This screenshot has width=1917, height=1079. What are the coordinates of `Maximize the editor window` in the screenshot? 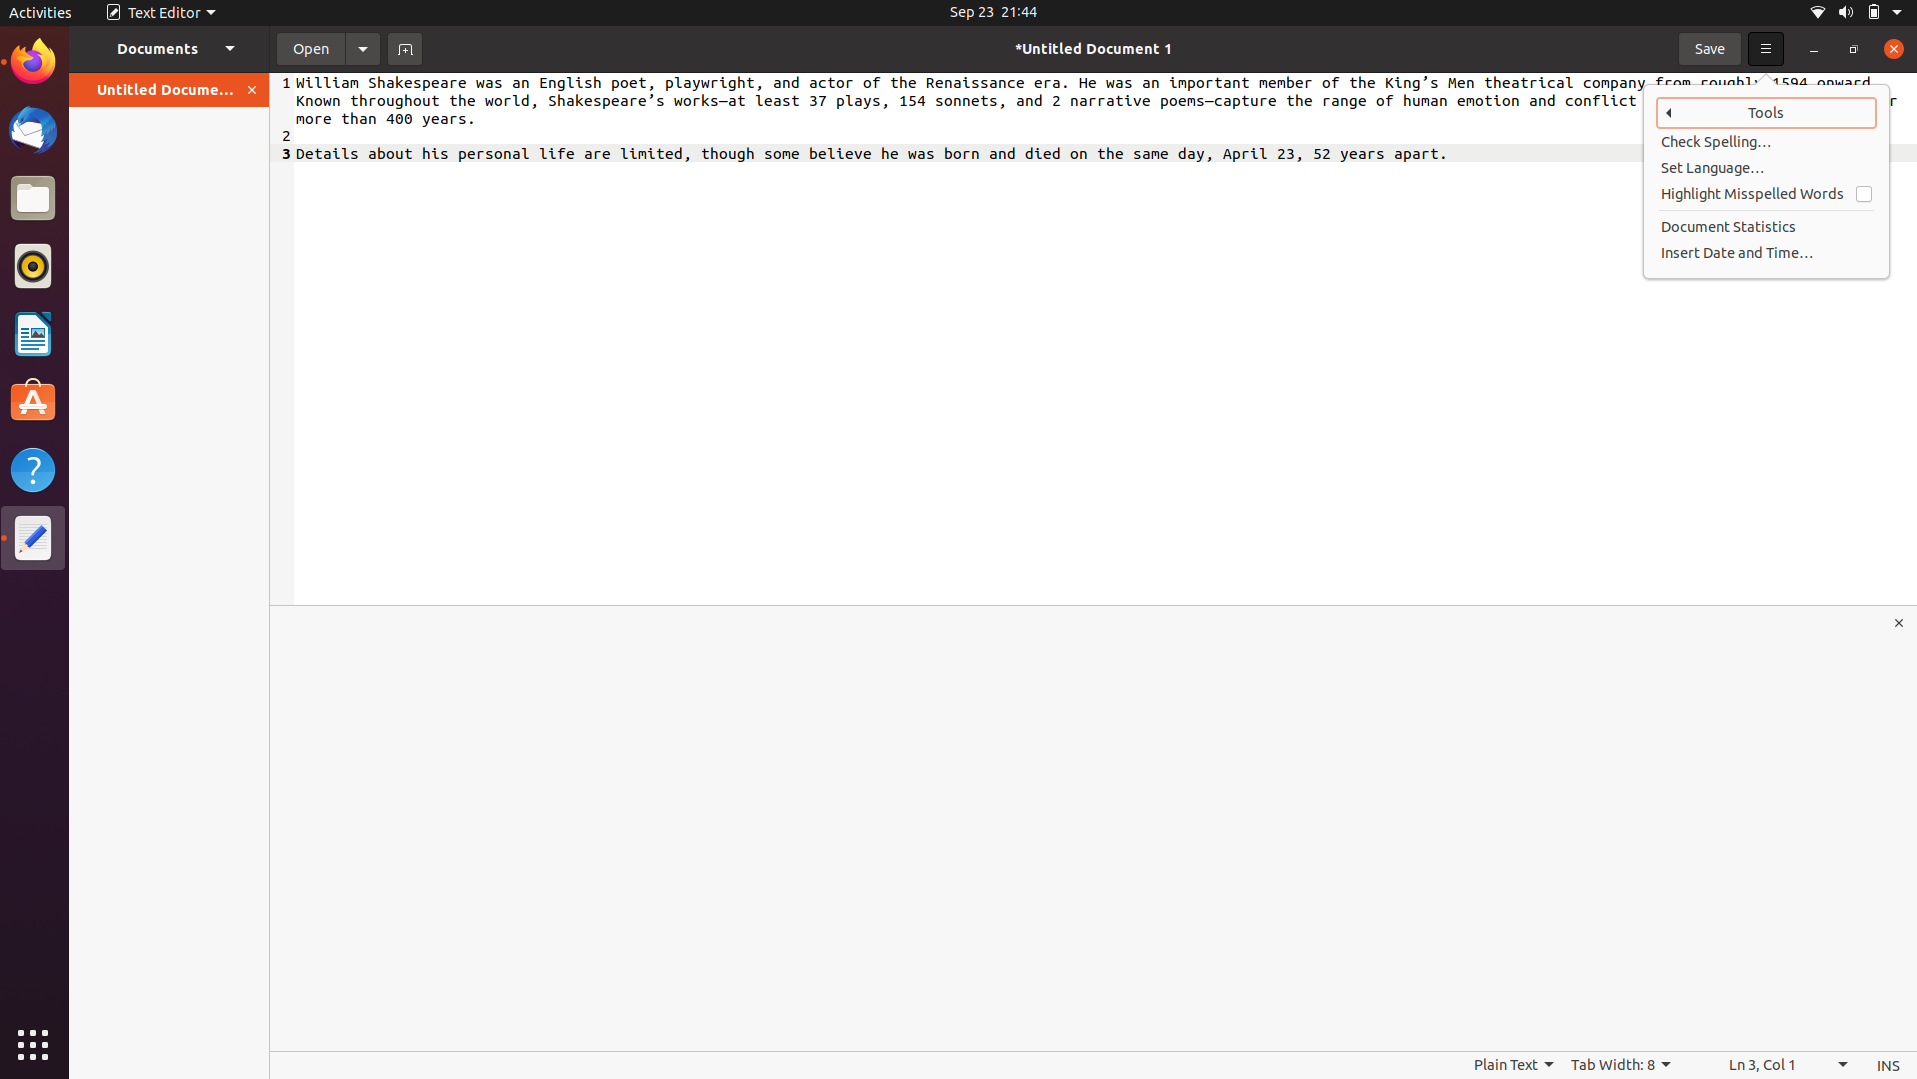 It's located at (1900, 622).